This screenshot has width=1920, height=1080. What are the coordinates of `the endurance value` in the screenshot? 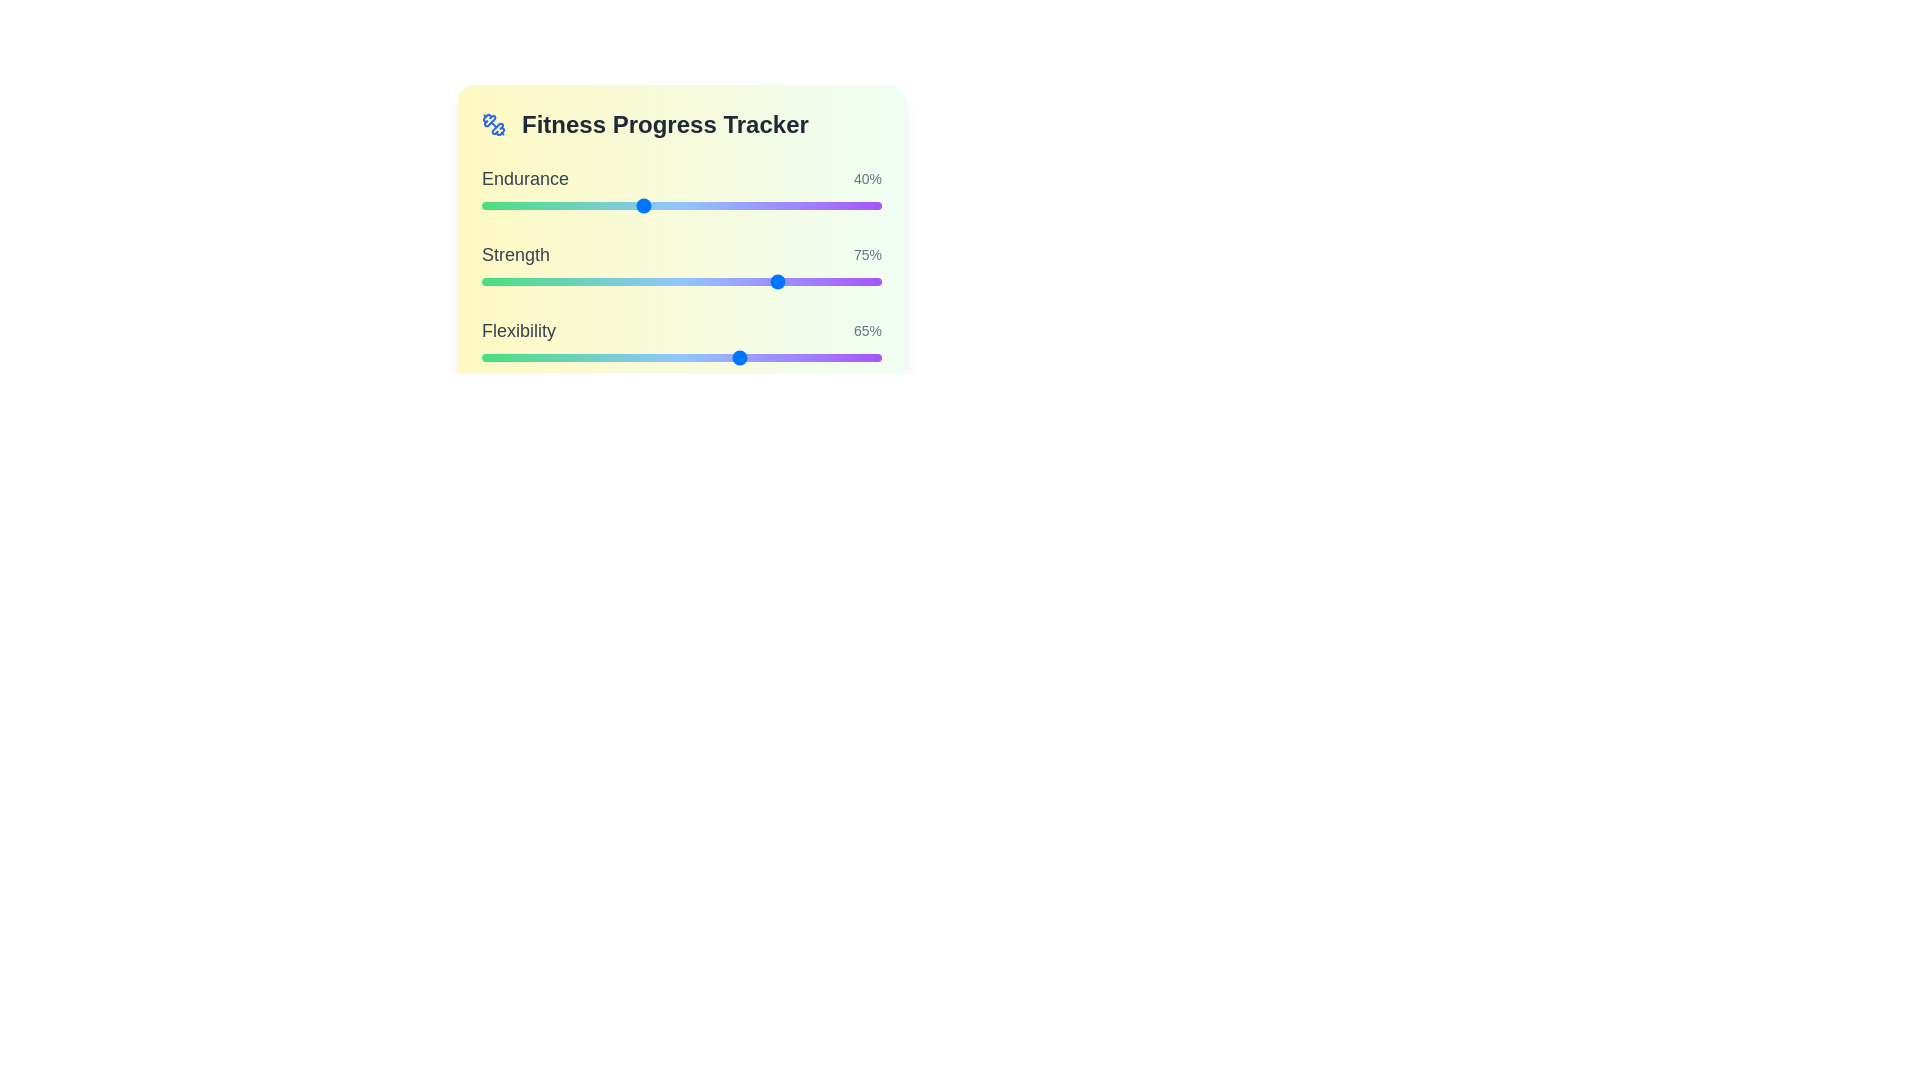 It's located at (546, 205).